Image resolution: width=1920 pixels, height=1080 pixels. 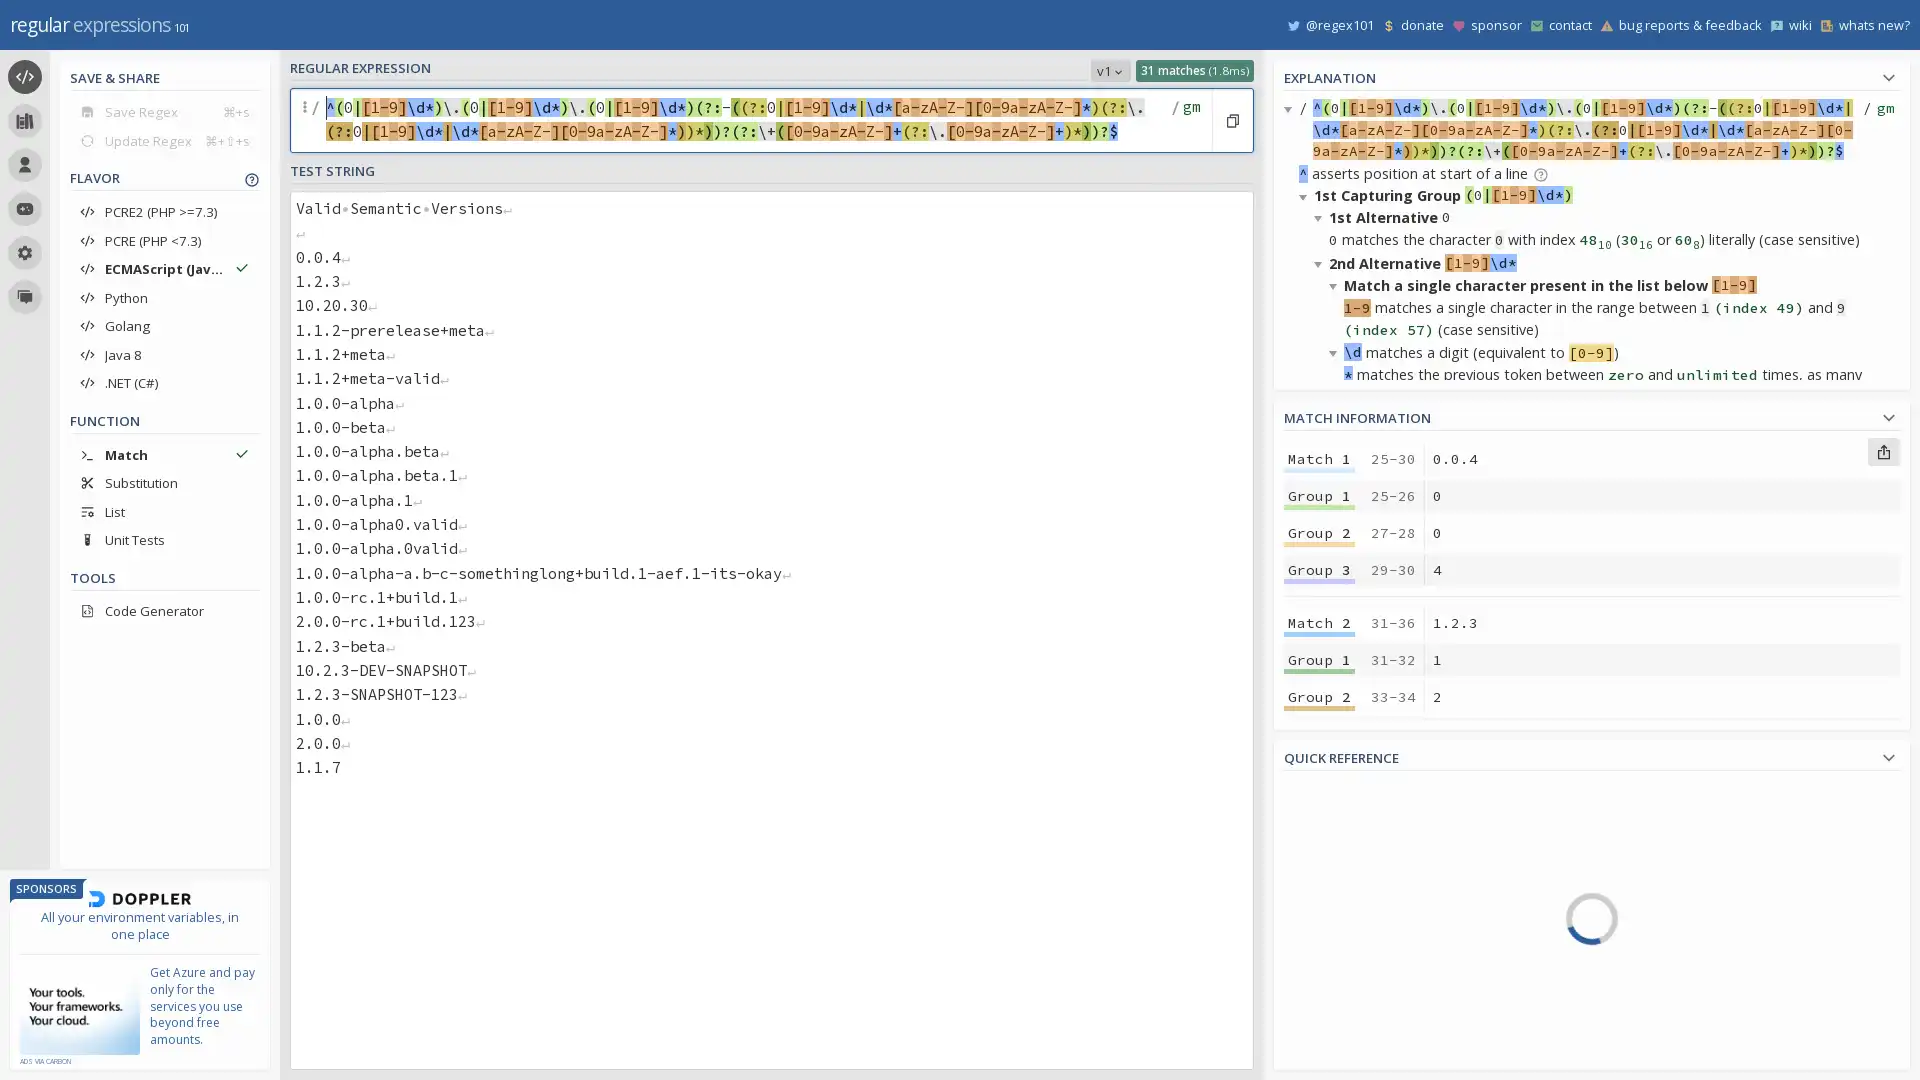 What do you see at coordinates (164, 297) in the screenshot?
I see `Python` at bounding box center [164, 297].